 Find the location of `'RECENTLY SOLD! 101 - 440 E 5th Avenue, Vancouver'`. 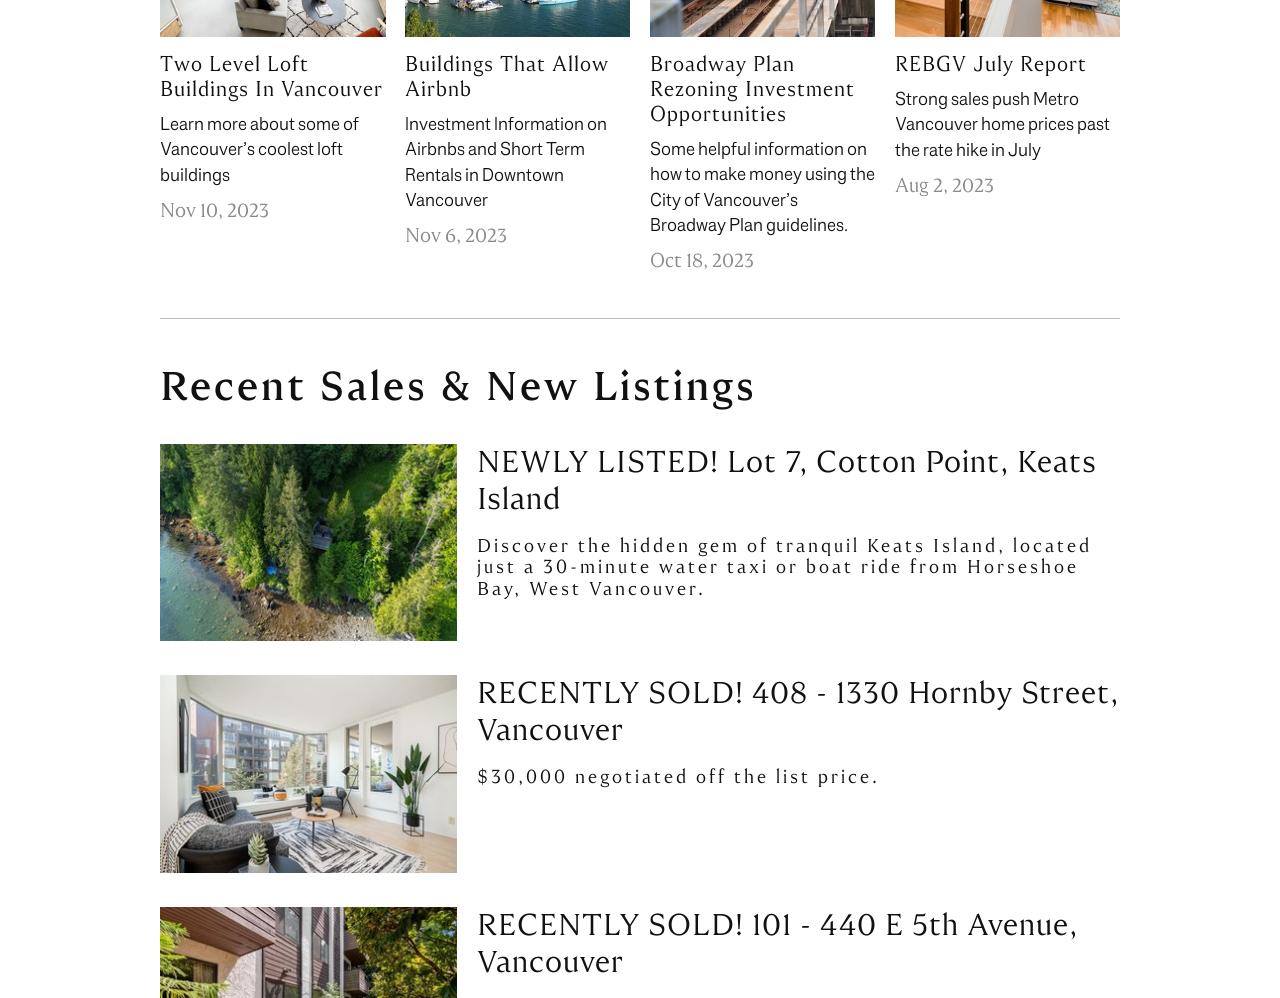

'RECENTLY SOLD! 101 - 440 E 5th Avenue, Vancouver' is located at coordinates (775, 943).